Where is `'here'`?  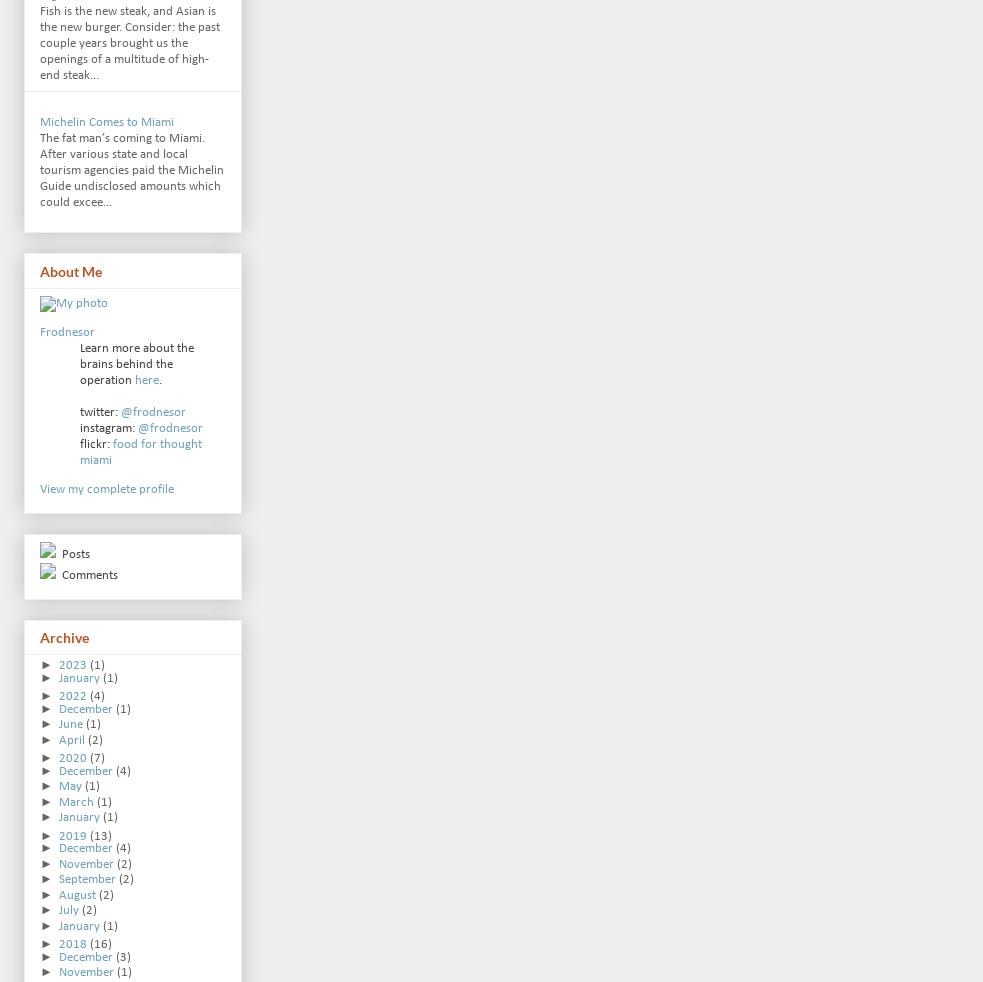
'here' is located at coordinates (145, 379).